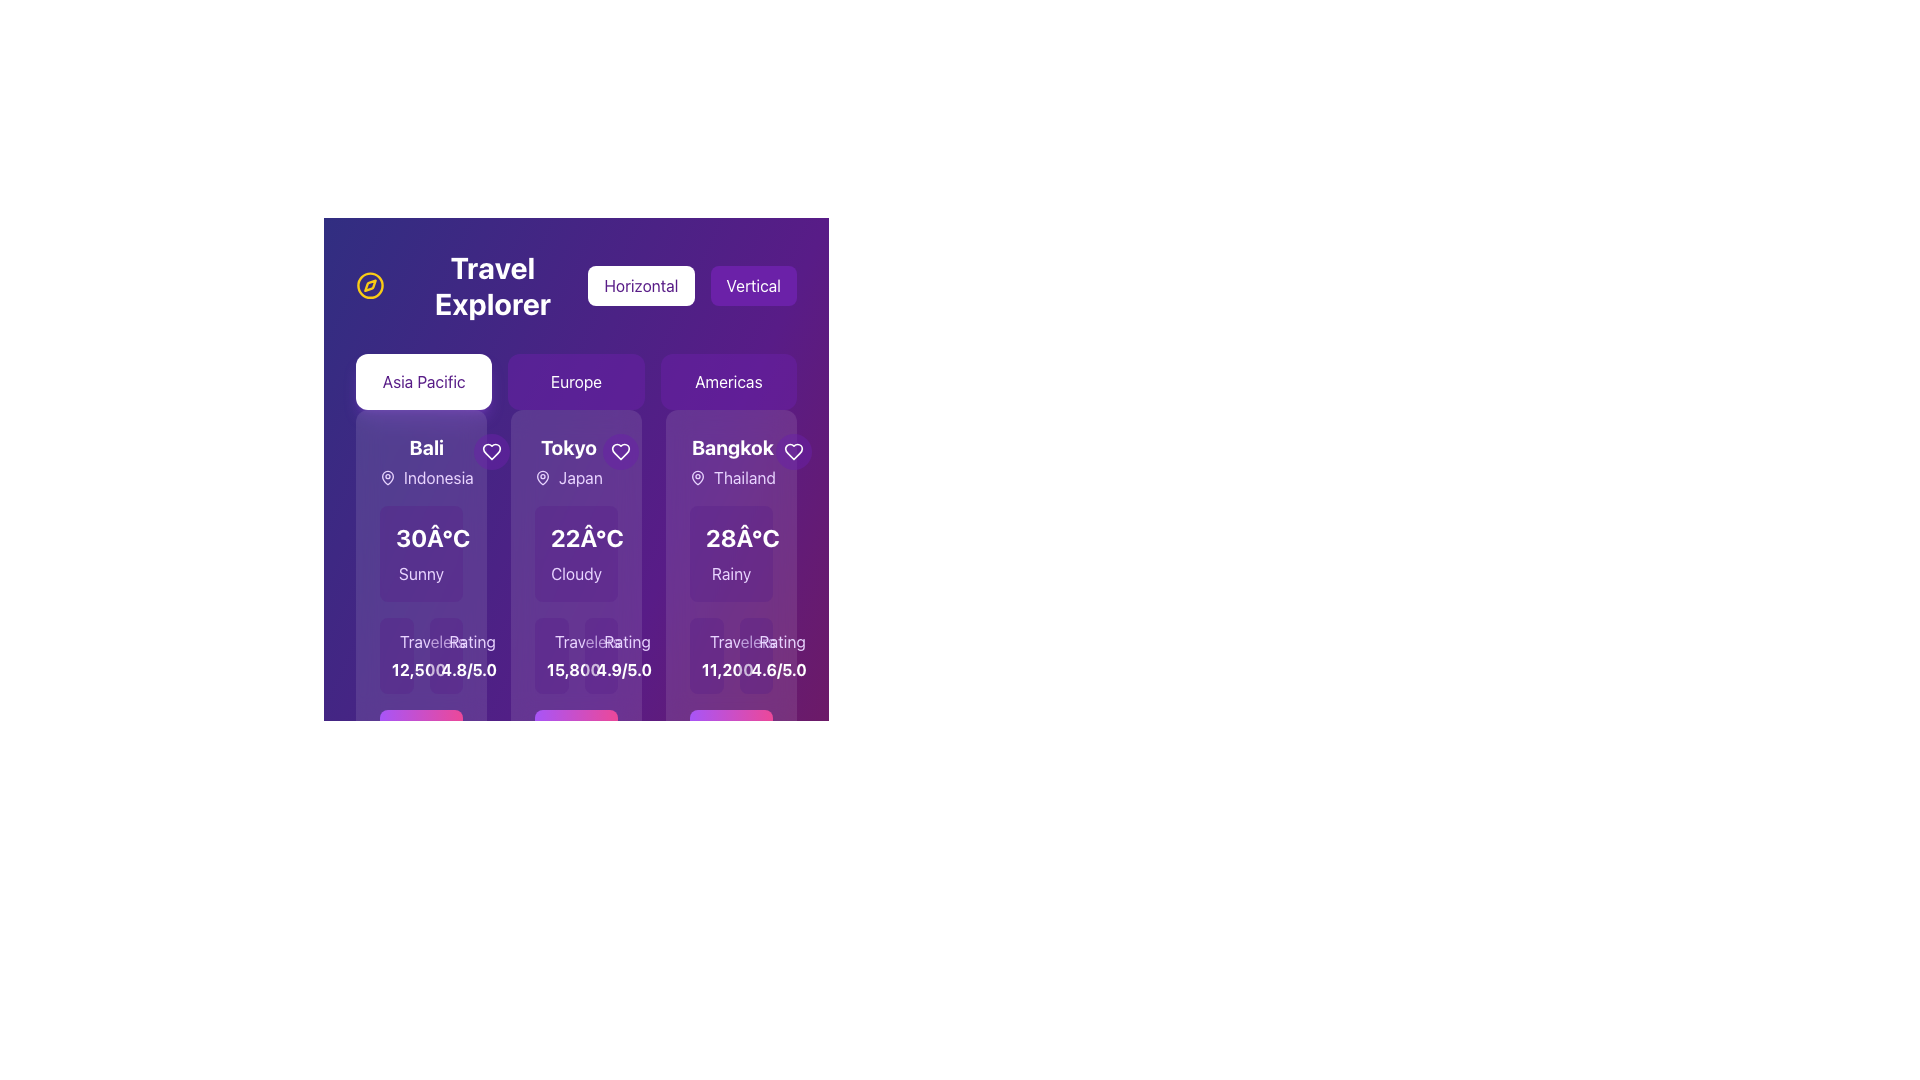  What do you see at coordinates (491, 451) in the screenshot?
I see `the circular purple button with a white heart icon in the top-right corner of the 'Bali' travel card to mark it as favorite` at bounding box center [491, 451].